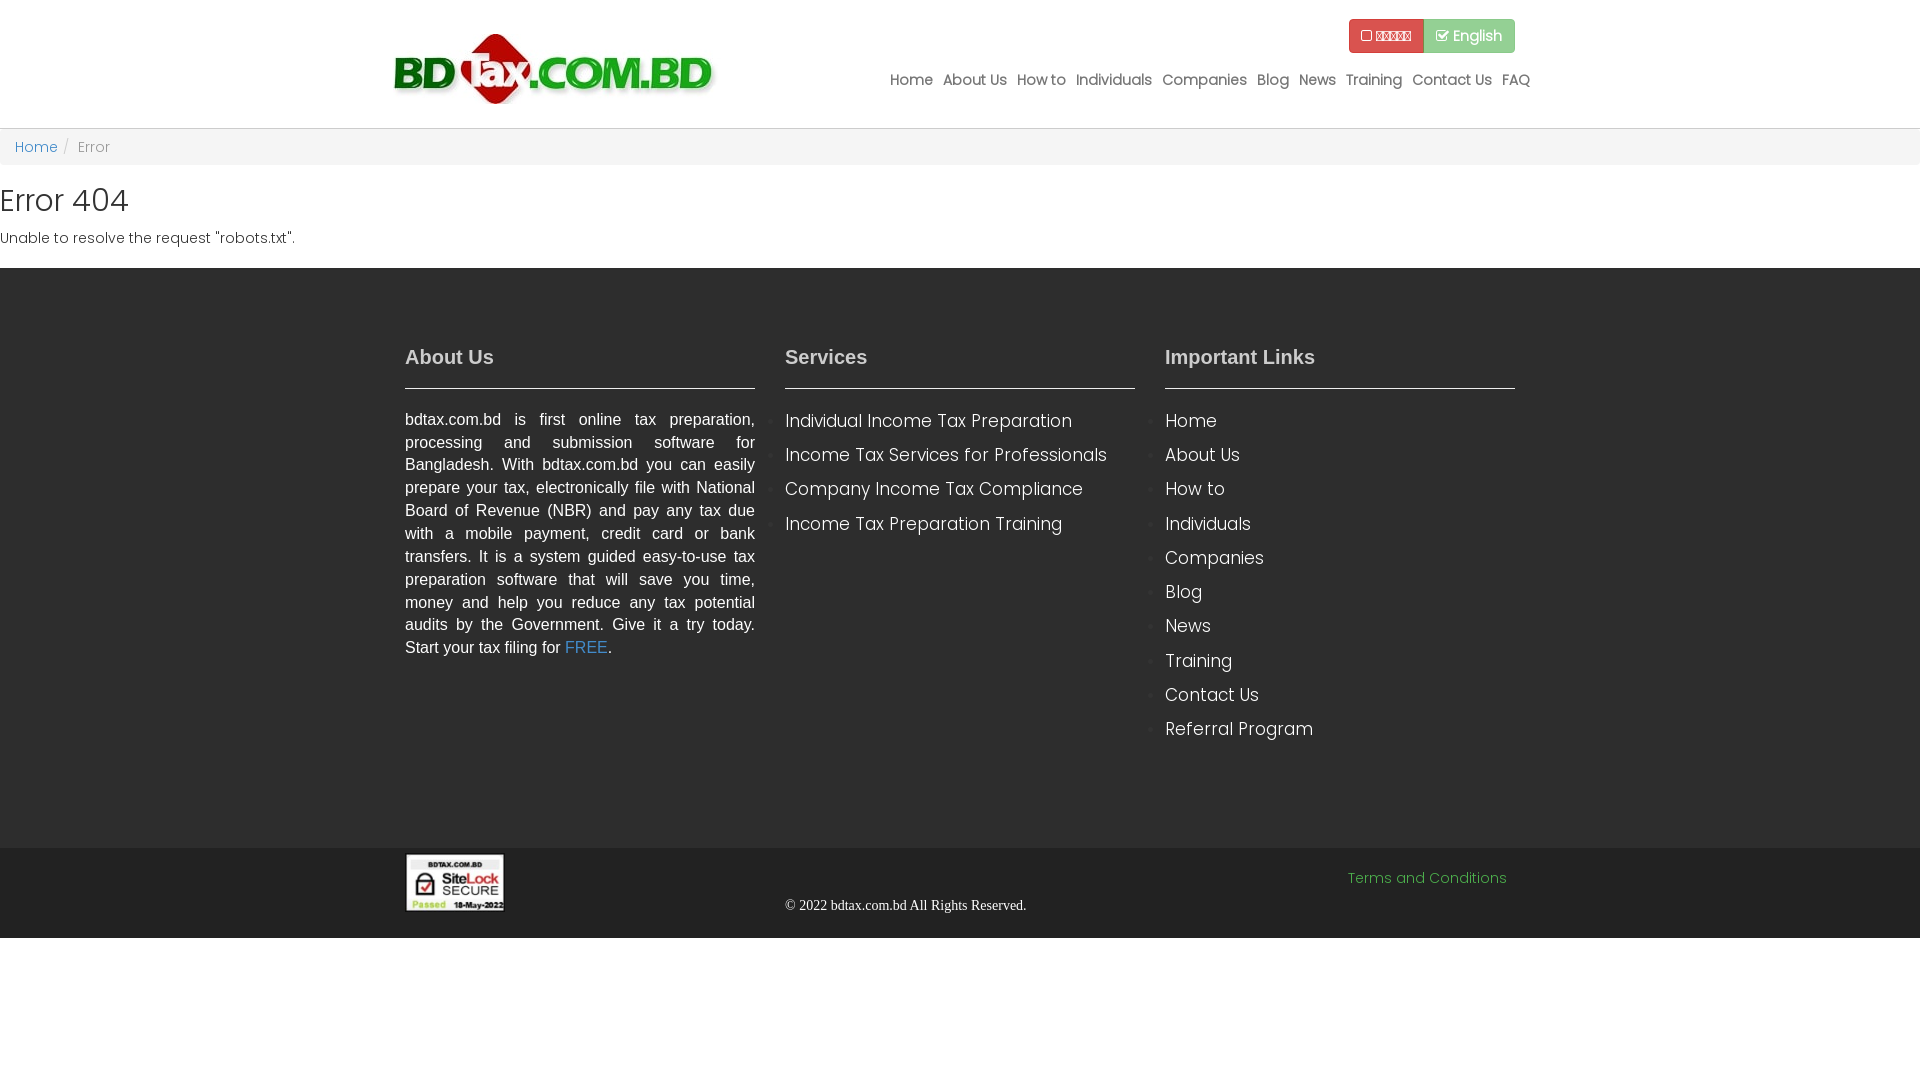 This screenshot has width=1920, height=1080. I want to click on 'Blog', so click(1271, 79).